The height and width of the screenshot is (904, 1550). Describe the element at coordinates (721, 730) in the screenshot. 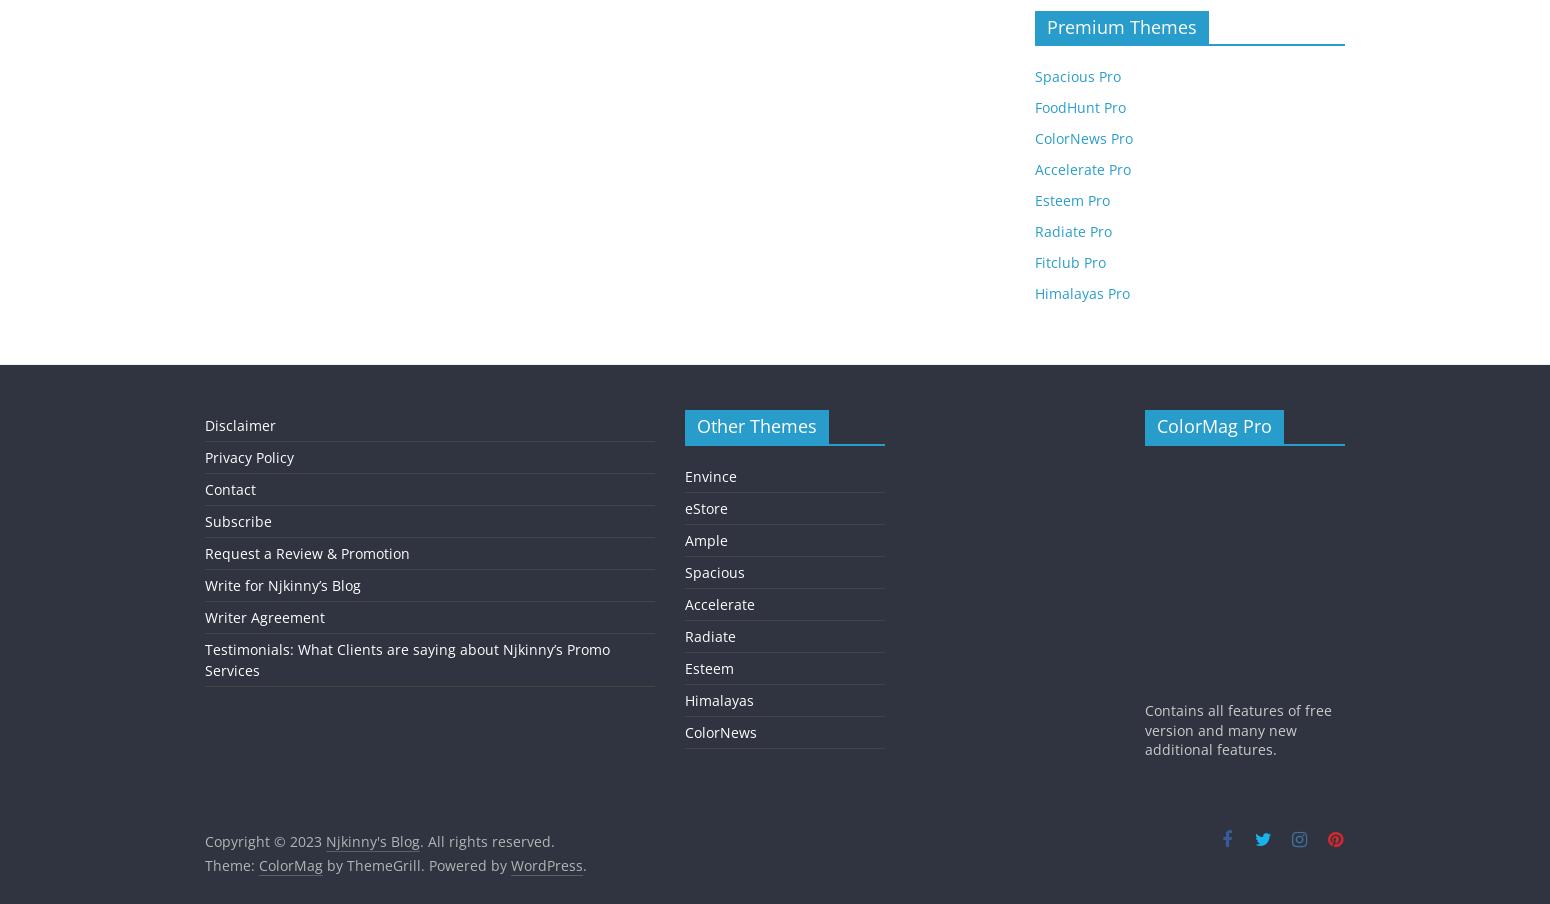

I see `'ColorNews'` at that location.